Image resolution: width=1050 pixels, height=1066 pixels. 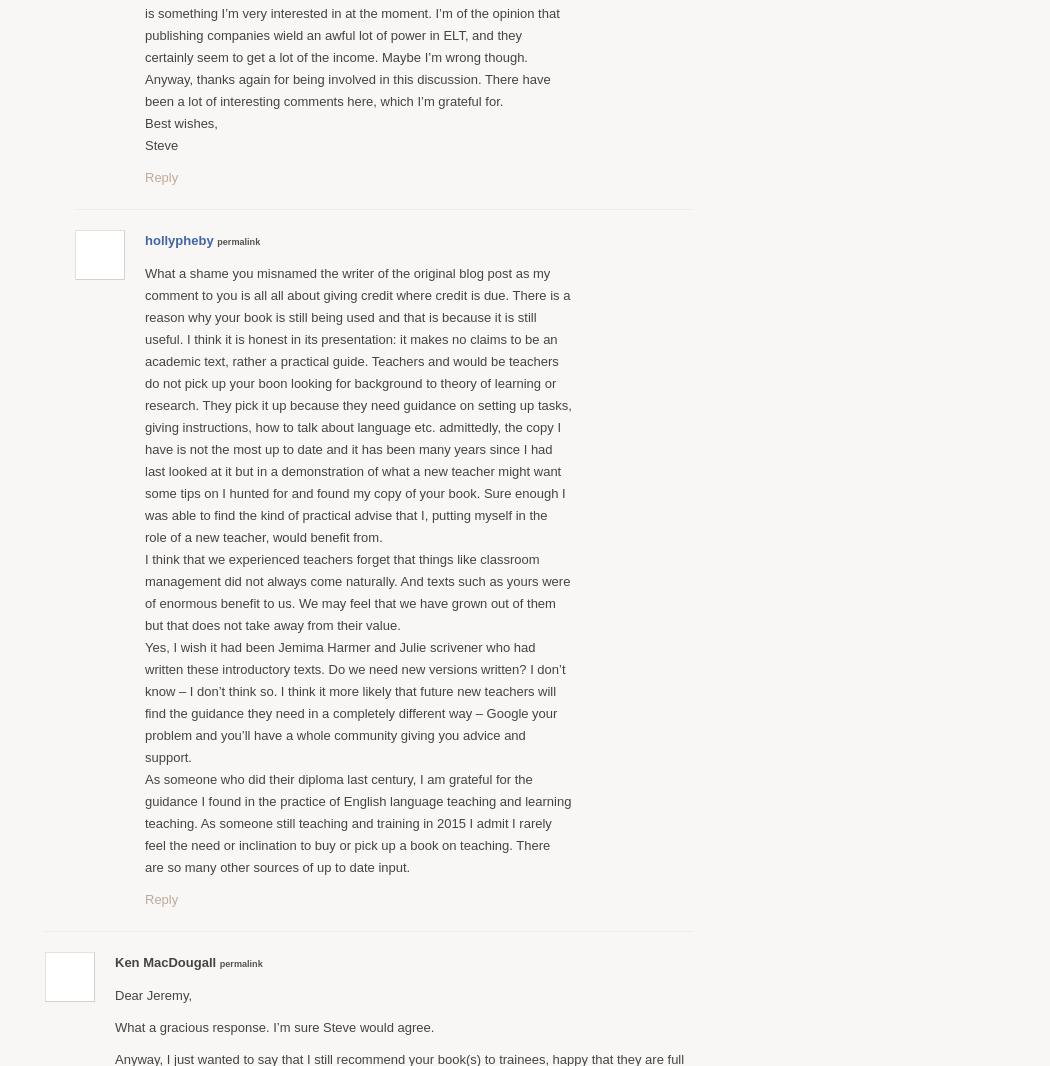 I want to click on 'Steve', so click(x=144, y=143).